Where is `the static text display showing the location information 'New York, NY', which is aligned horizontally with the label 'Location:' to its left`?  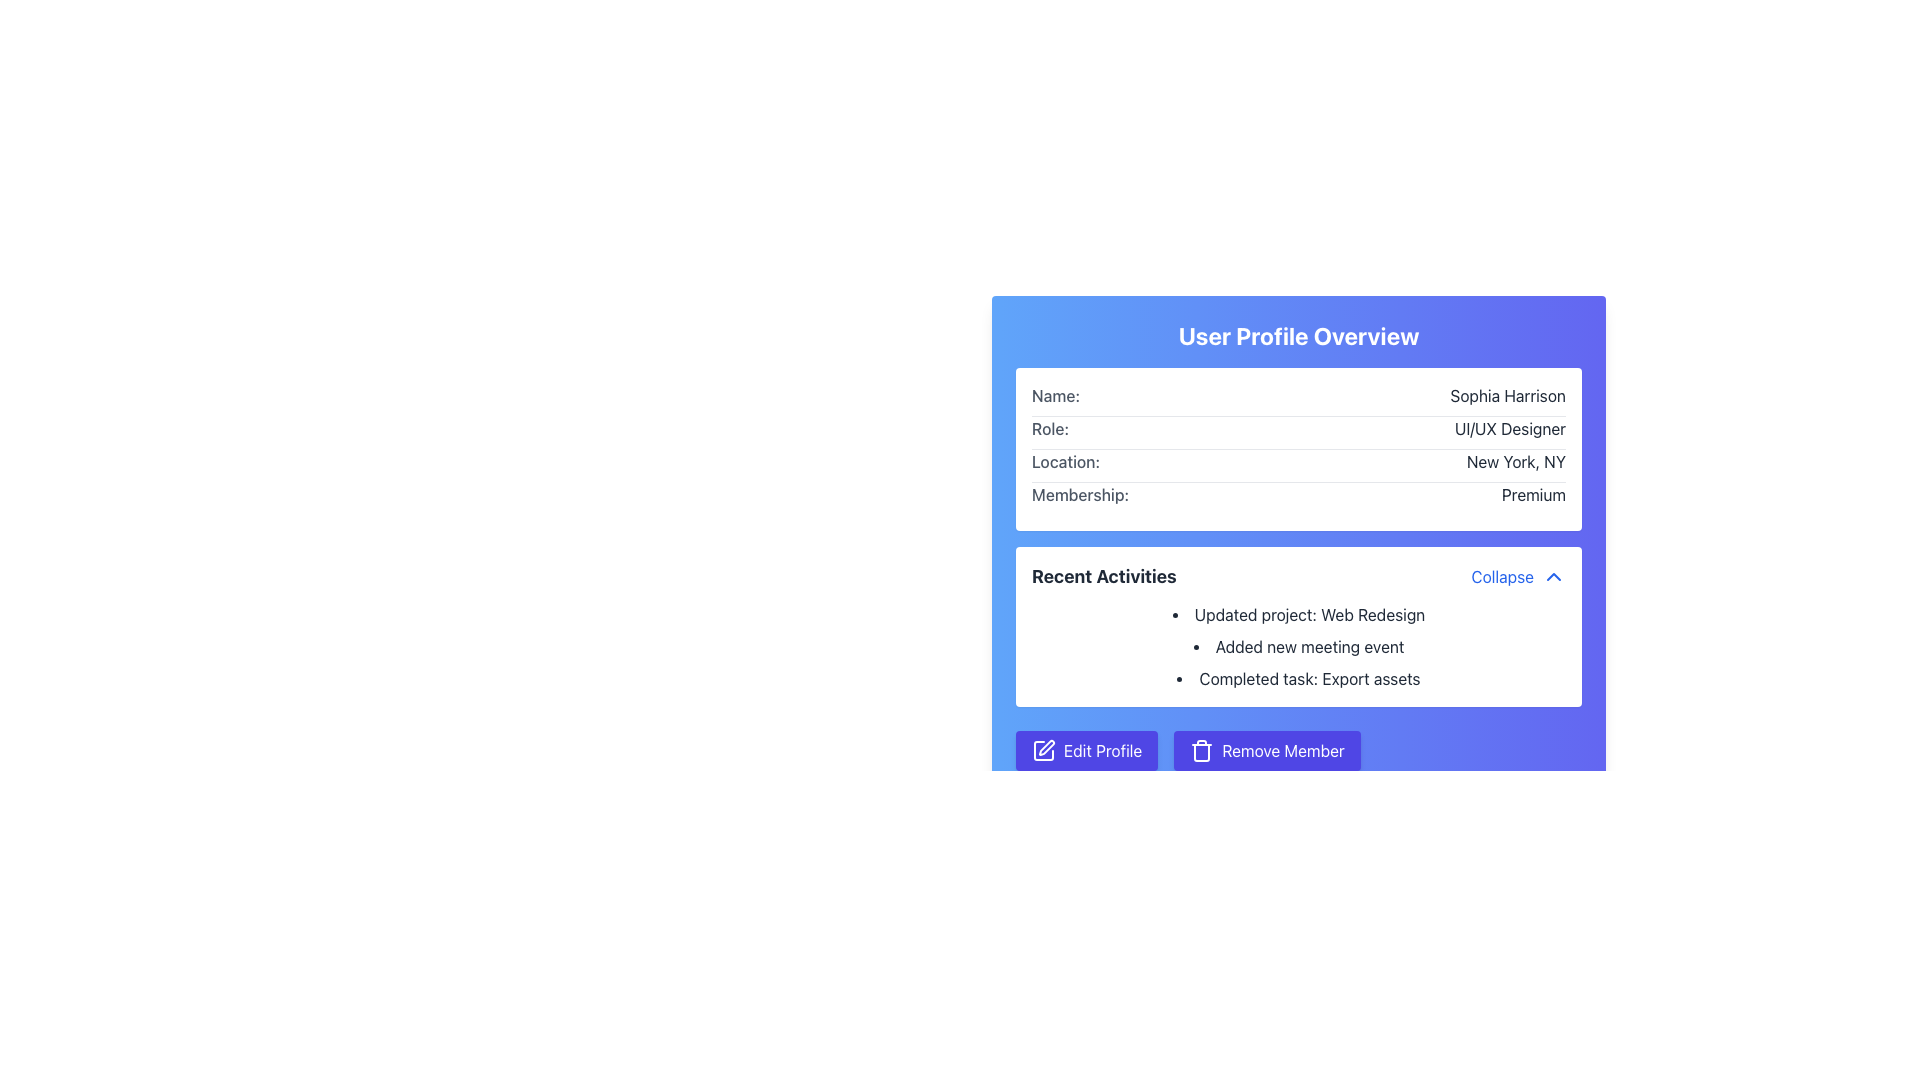 the static text display showing the location information 'New York, NY', which is aligned horizontally with the label 'Location:' to its left is located at coordinates (1516, 462).